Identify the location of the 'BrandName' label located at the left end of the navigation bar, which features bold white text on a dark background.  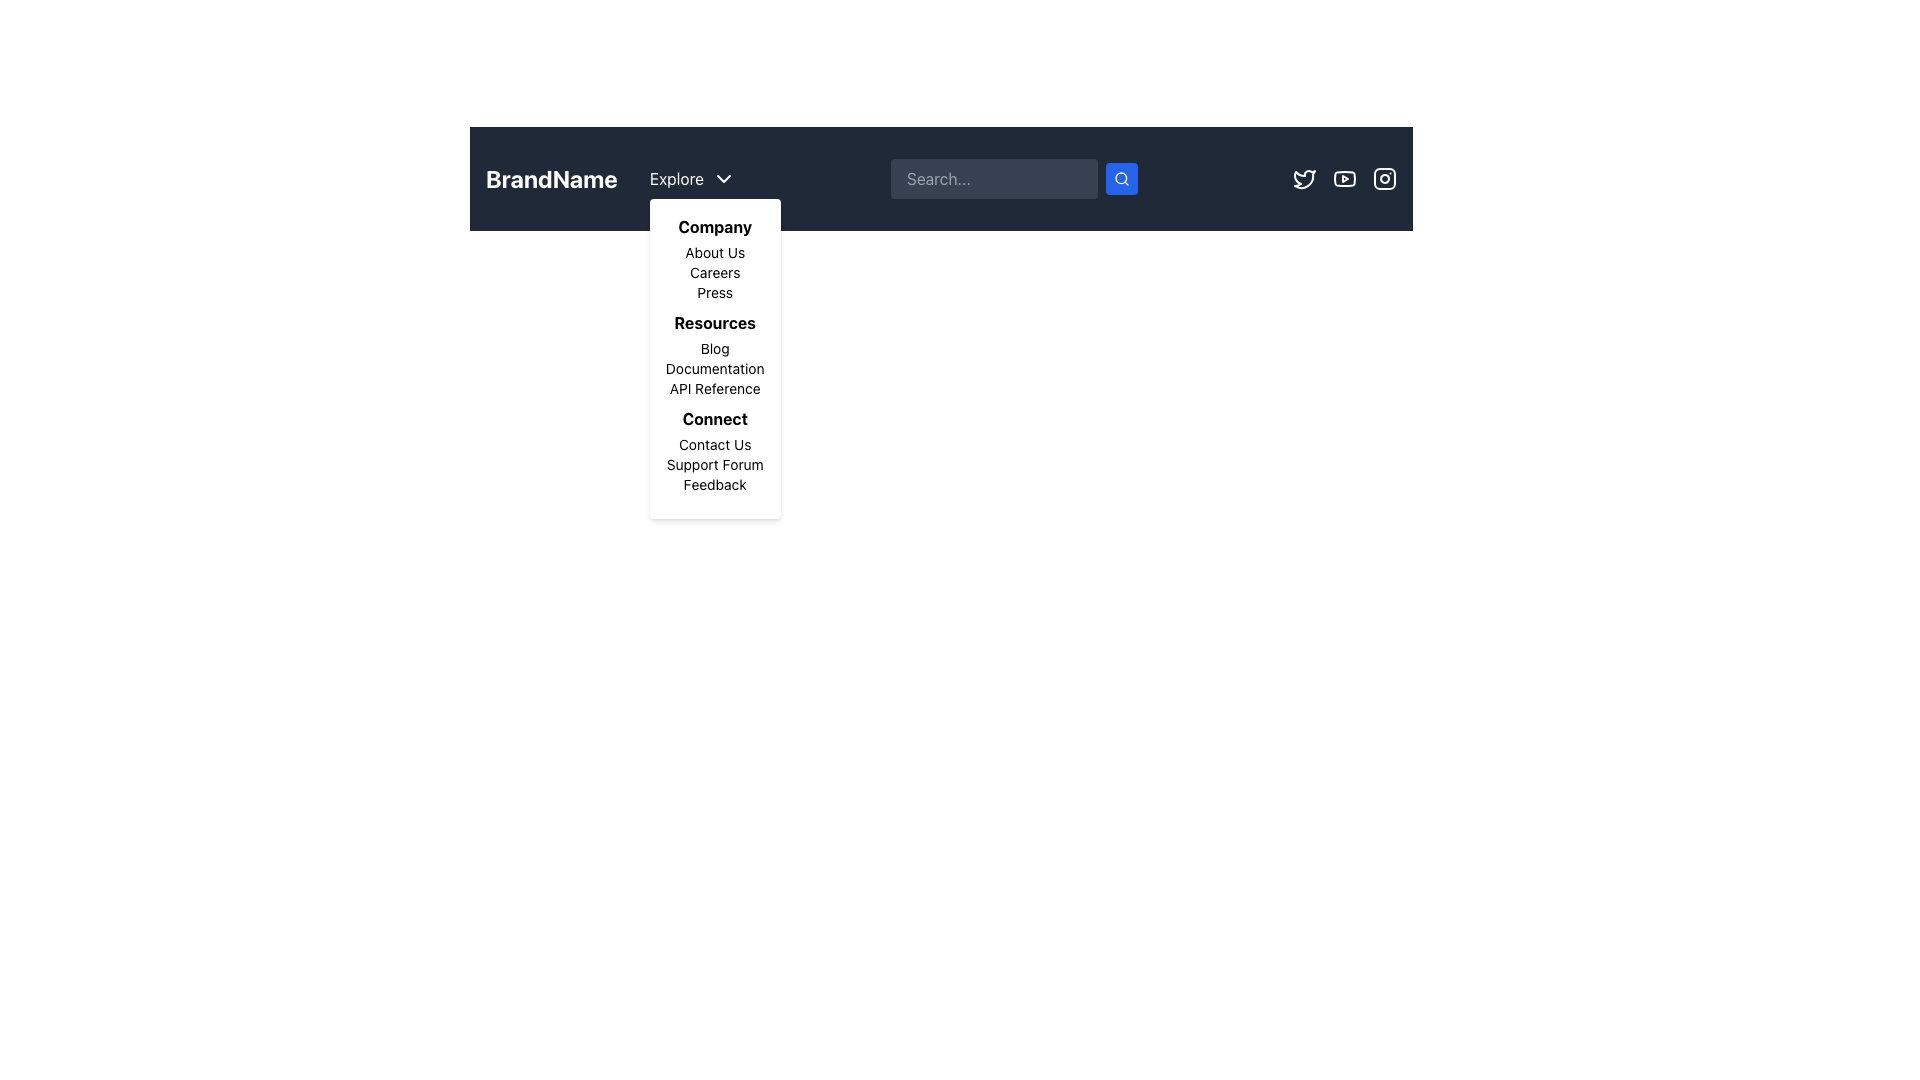
(609, 177).